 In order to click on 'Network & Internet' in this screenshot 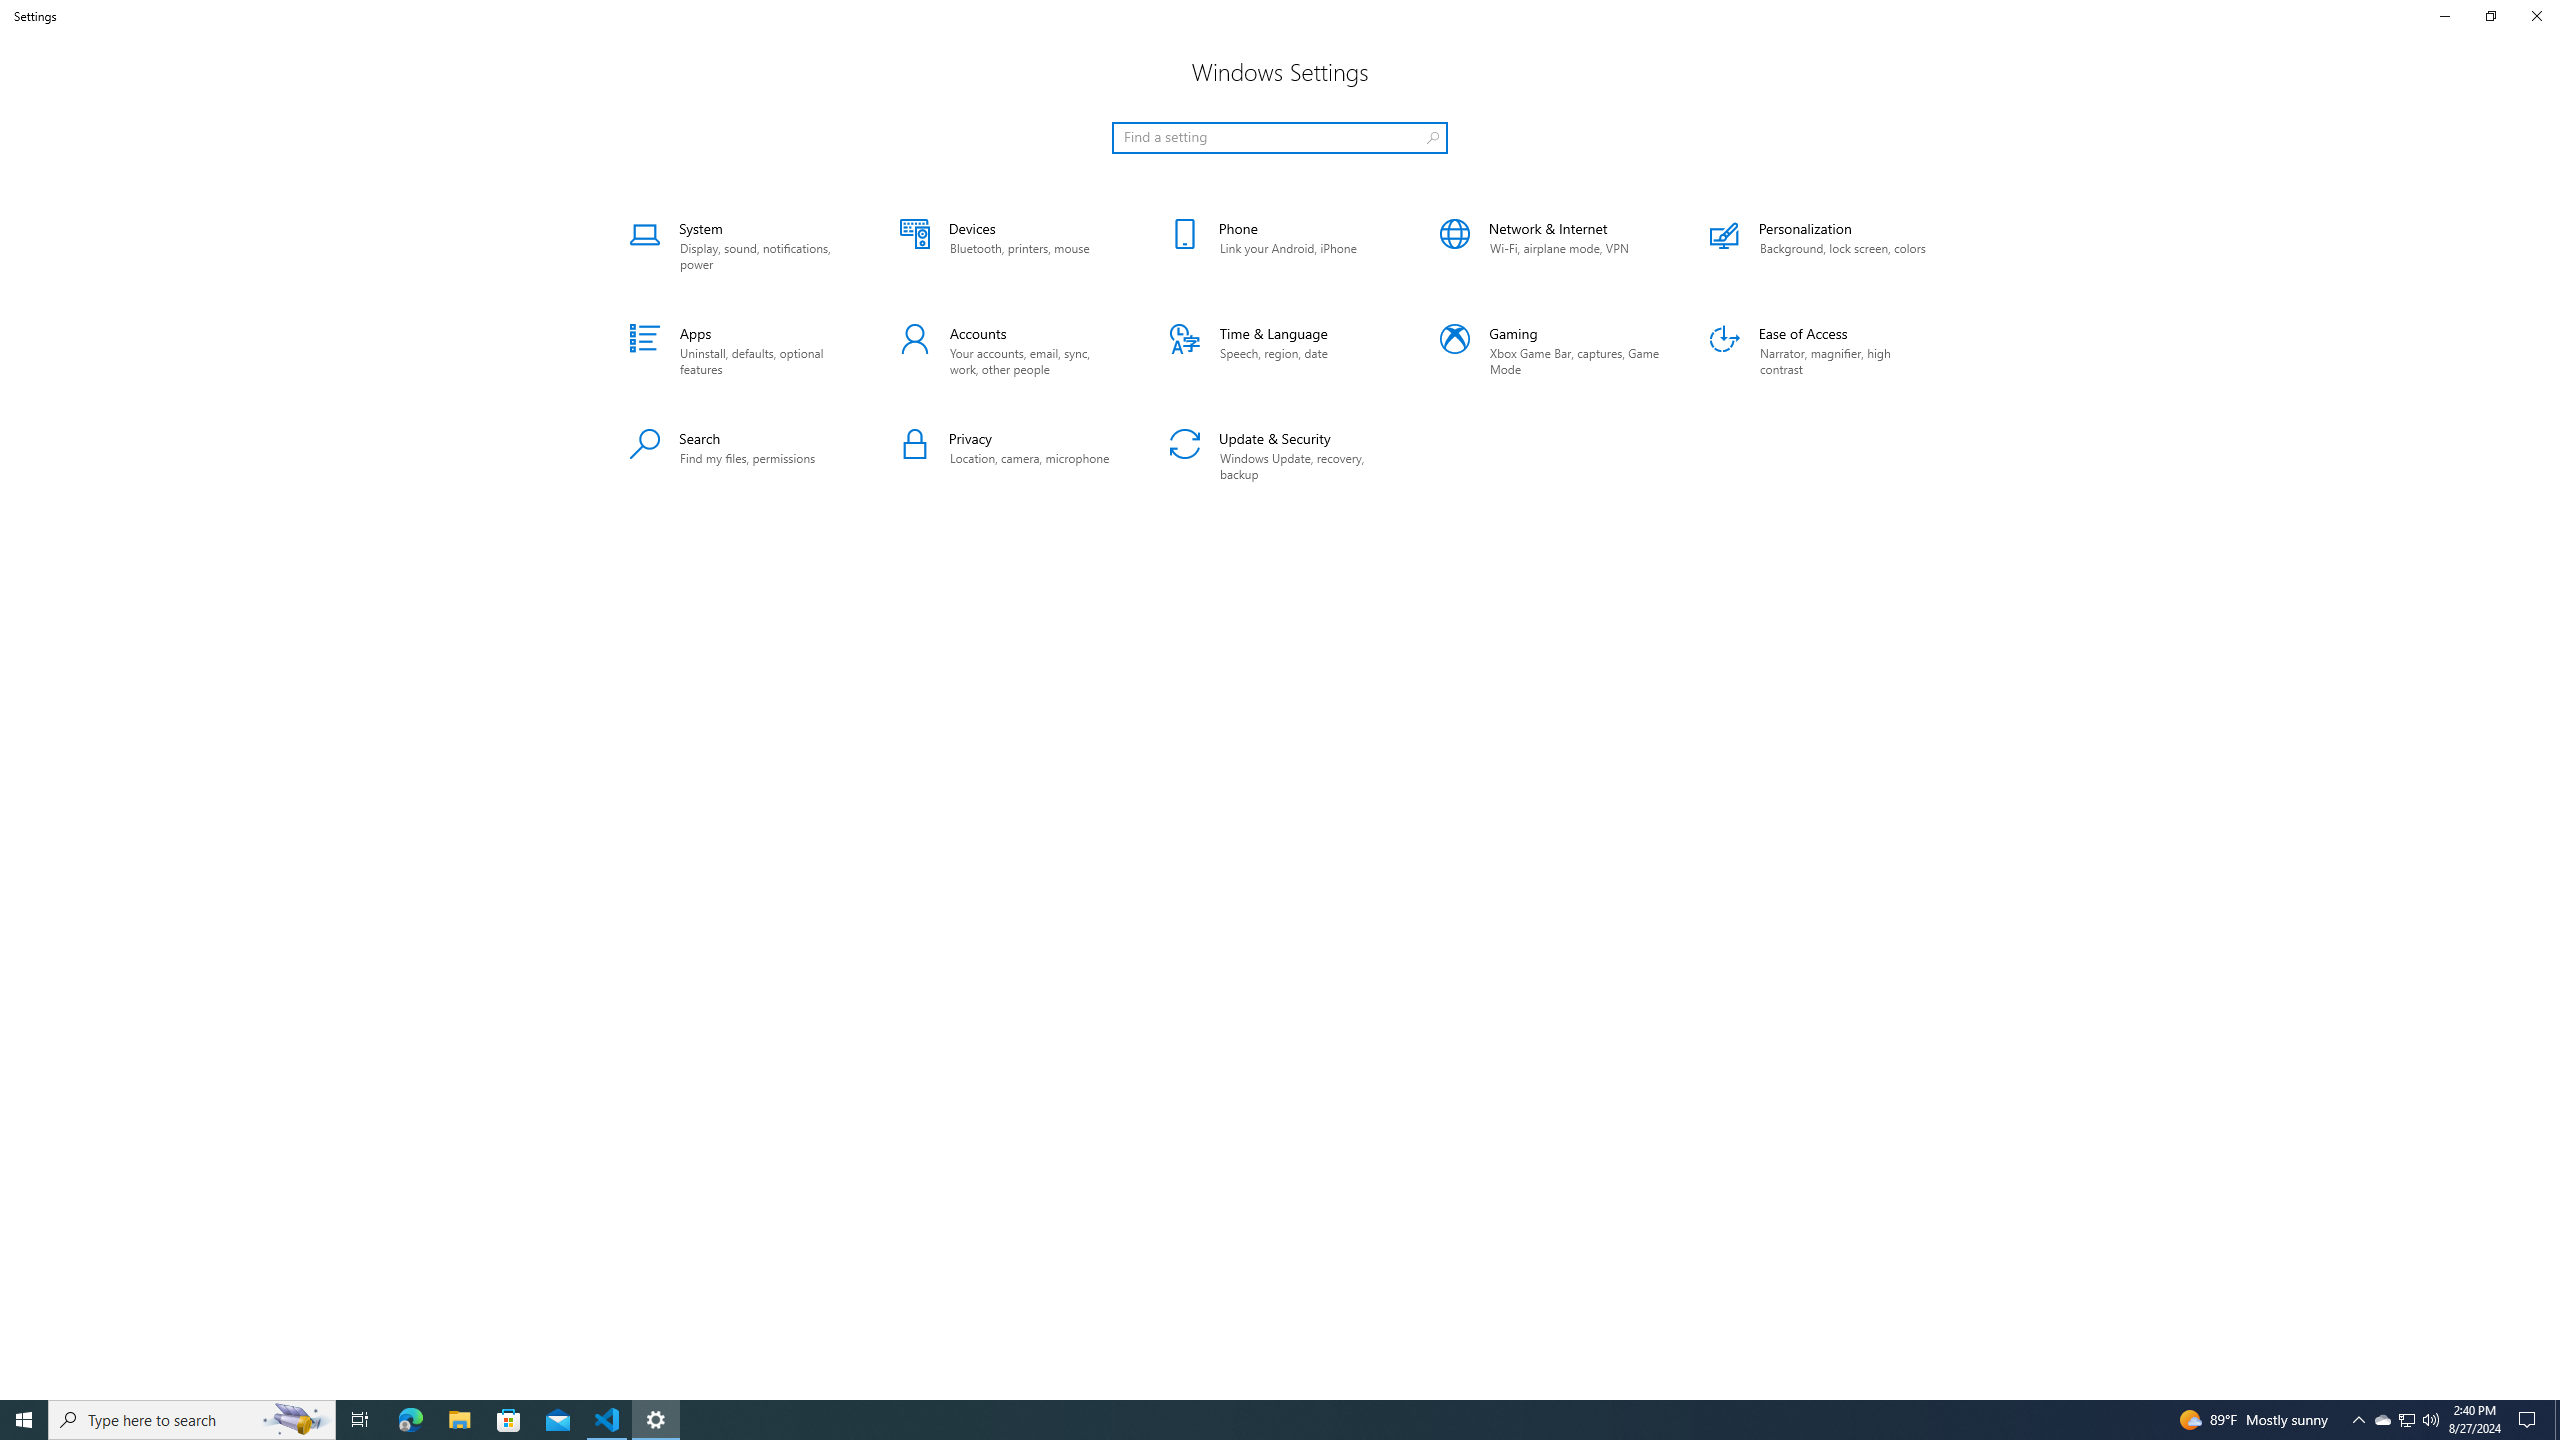, I will do `click(1549, 245)`.